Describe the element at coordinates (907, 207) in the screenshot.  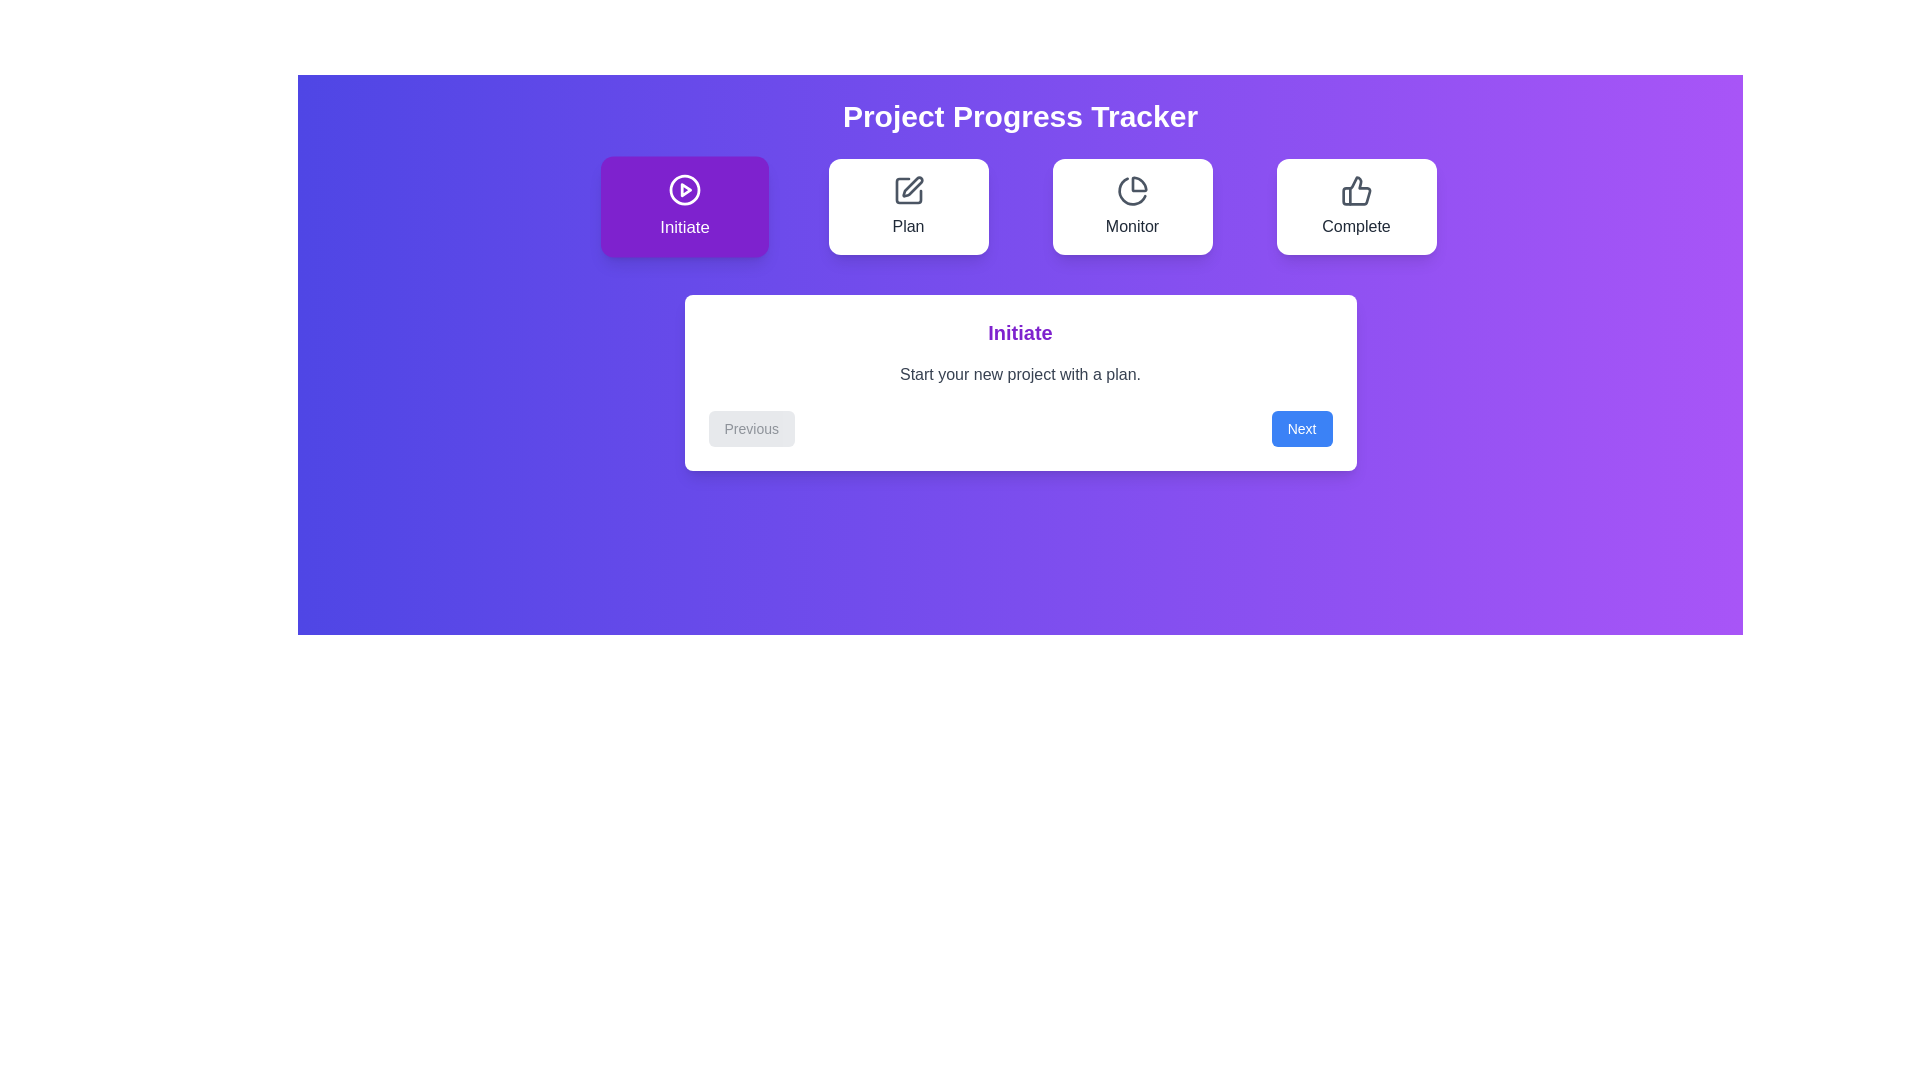
I see `the step Plan in the progress tracker` at that location.